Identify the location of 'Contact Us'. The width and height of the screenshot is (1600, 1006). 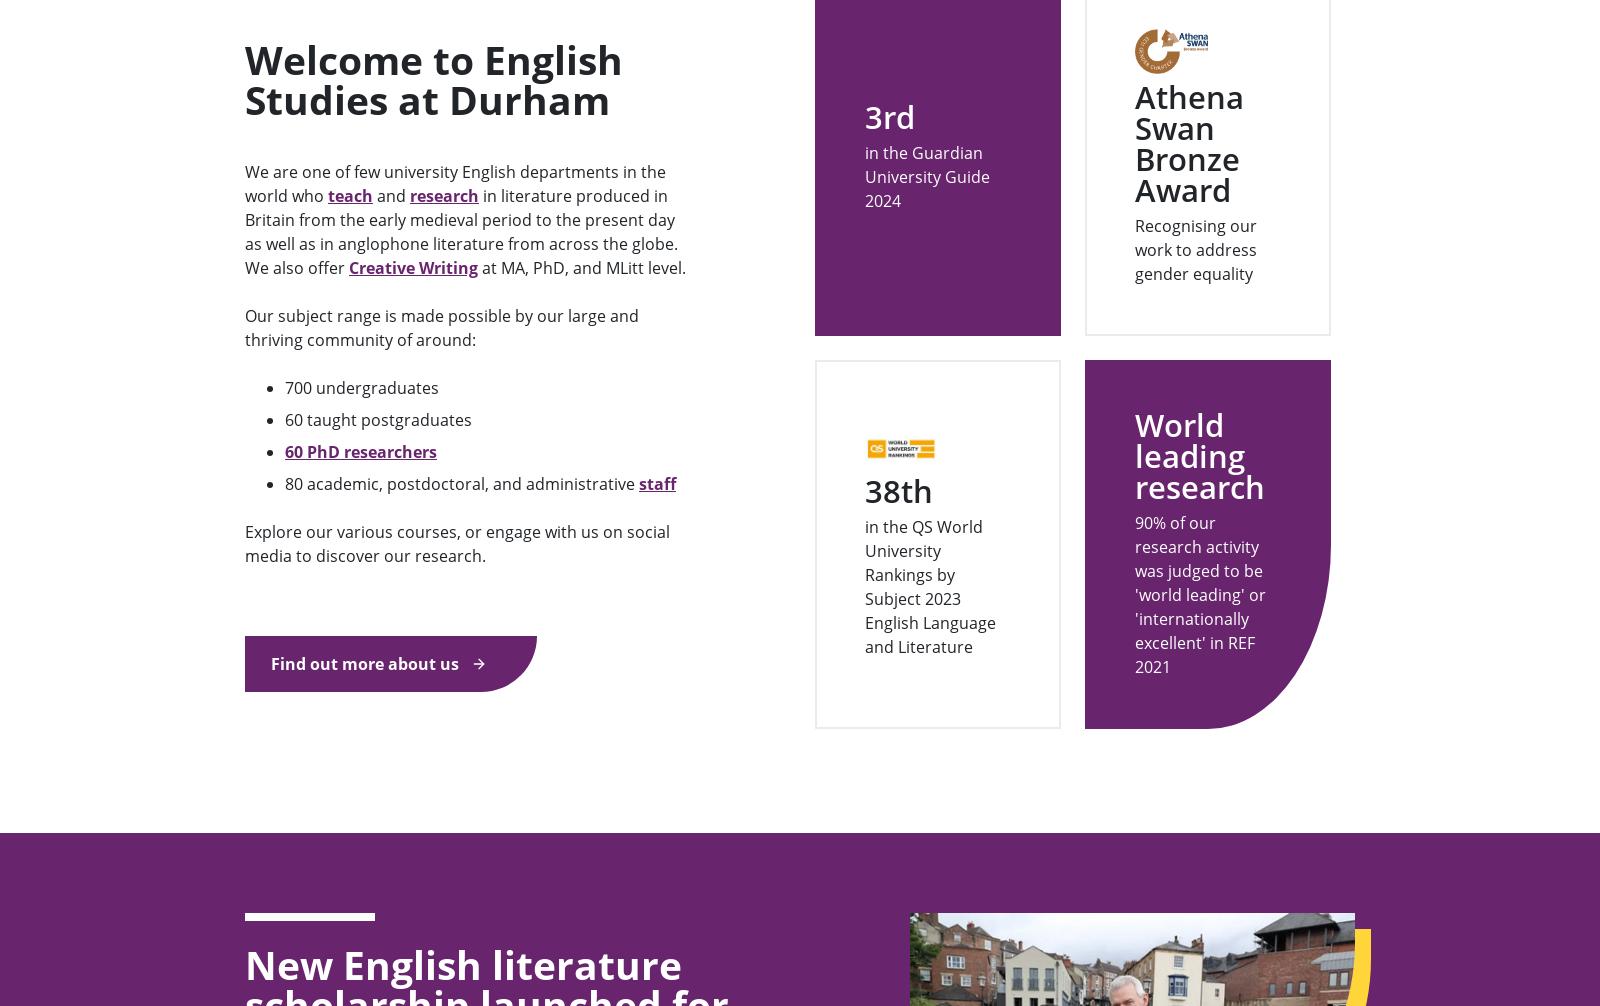
(283, 890).